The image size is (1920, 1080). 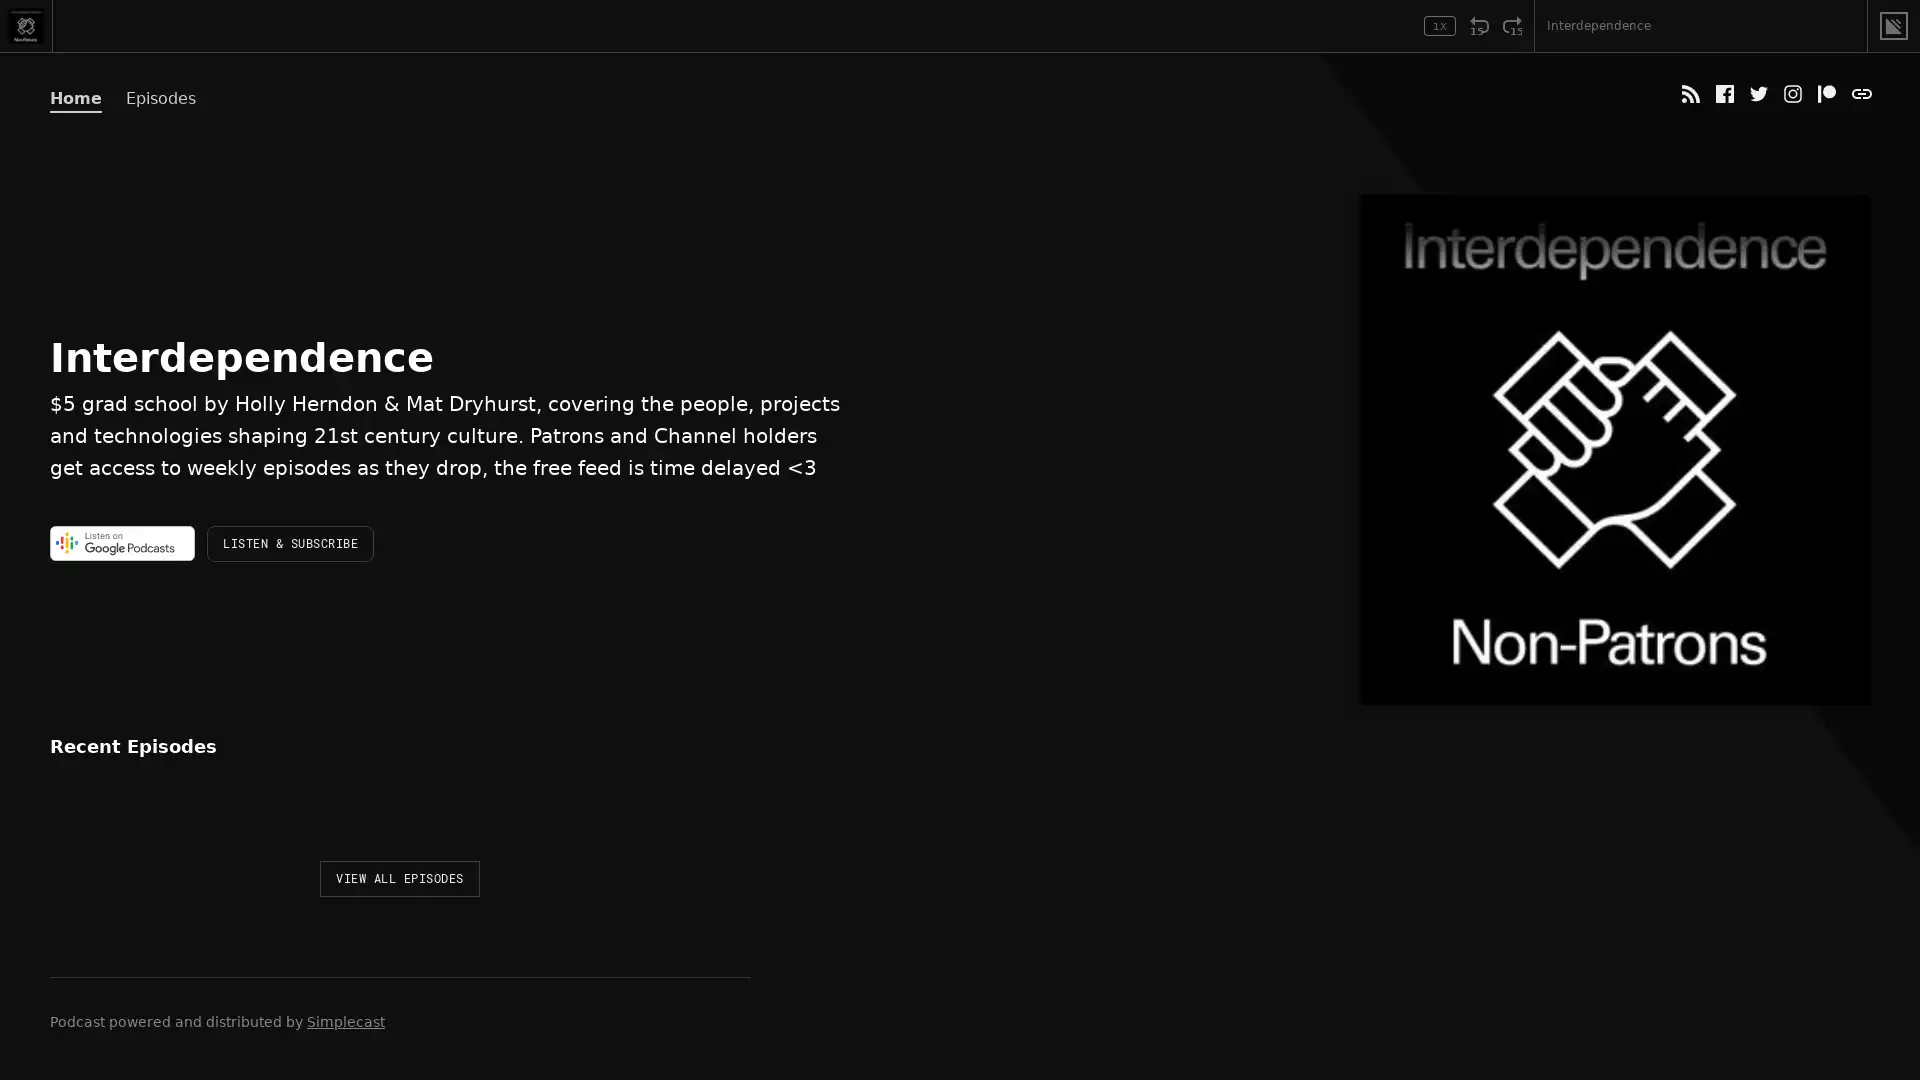 What do you see at coordinates (73, 829) in the screenshot?
I see `Play` at bounding box center [73, 829].